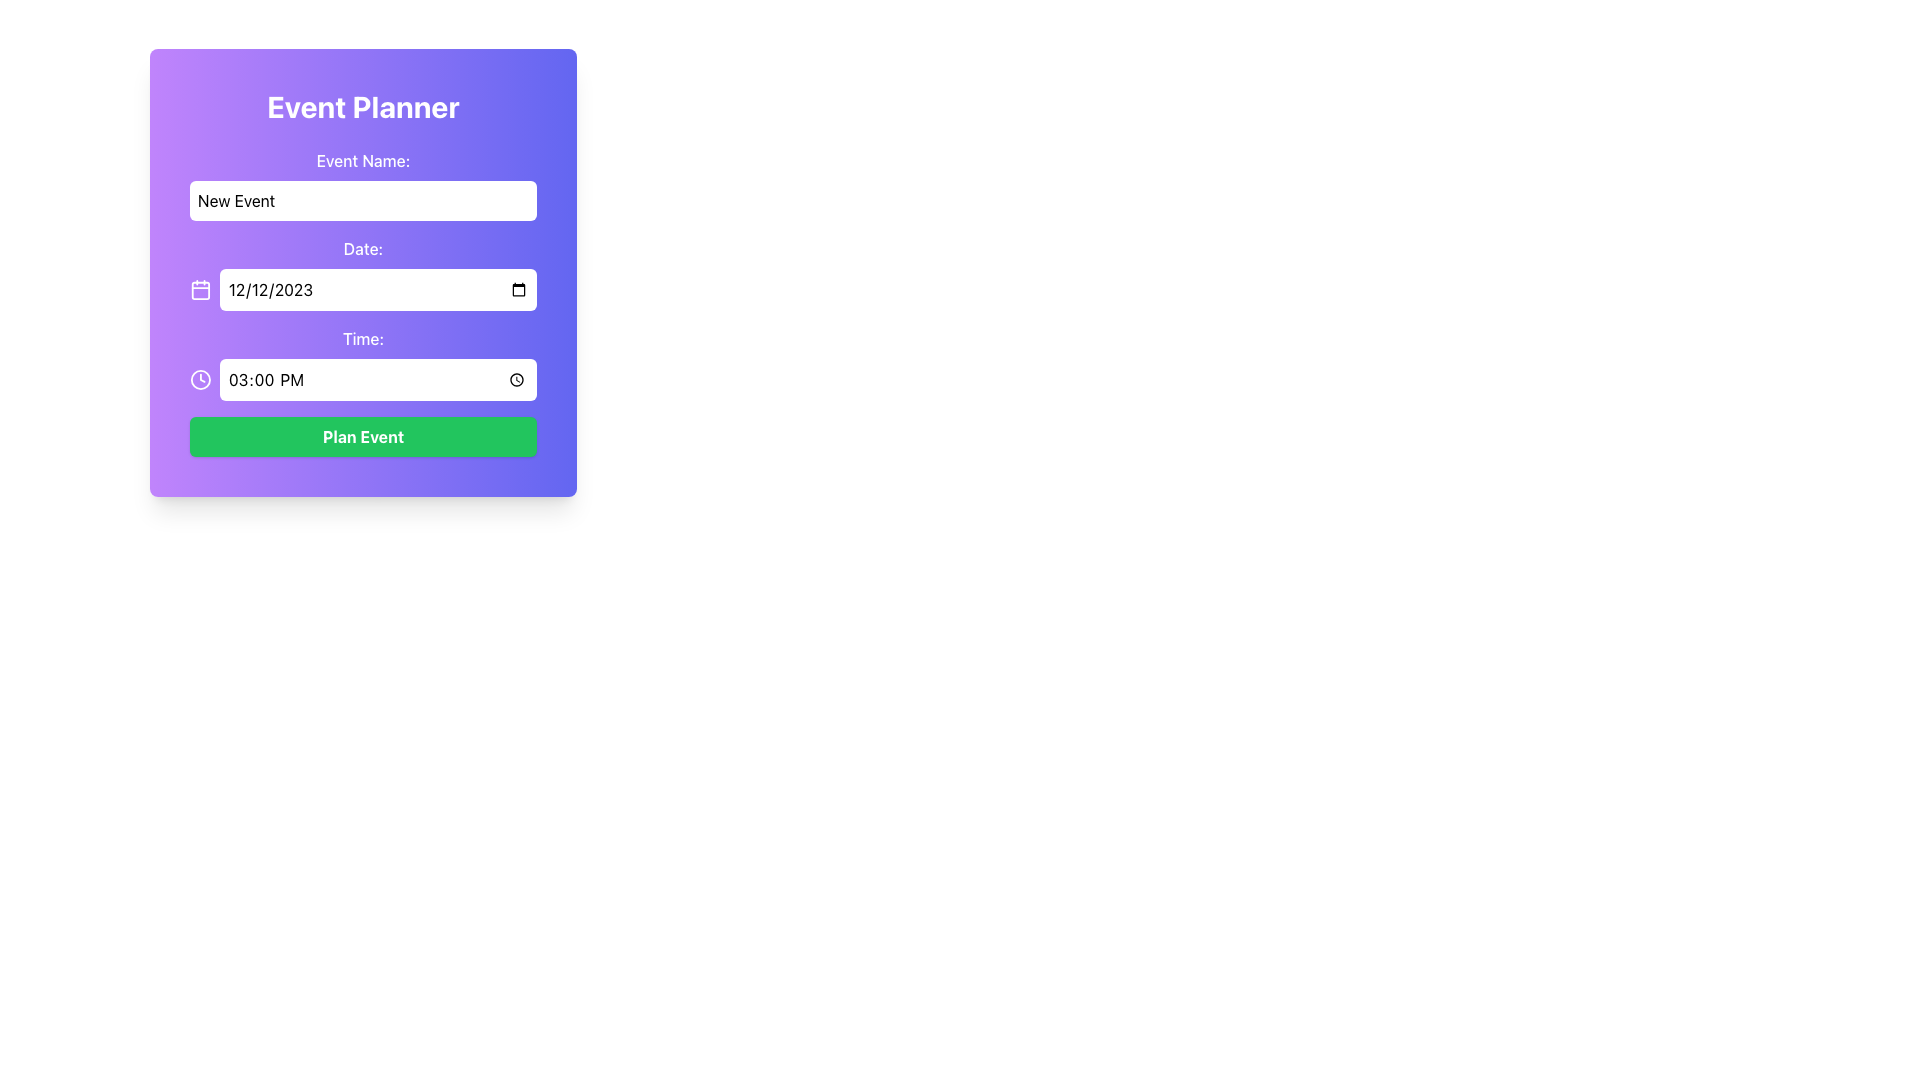 This screenshot has width=1920, height=1080. Describe the element at coordinates (363, 185) in the screenshot. I see `the text input field labeled 'Event Name:' to focus on it for data entry` at that location.